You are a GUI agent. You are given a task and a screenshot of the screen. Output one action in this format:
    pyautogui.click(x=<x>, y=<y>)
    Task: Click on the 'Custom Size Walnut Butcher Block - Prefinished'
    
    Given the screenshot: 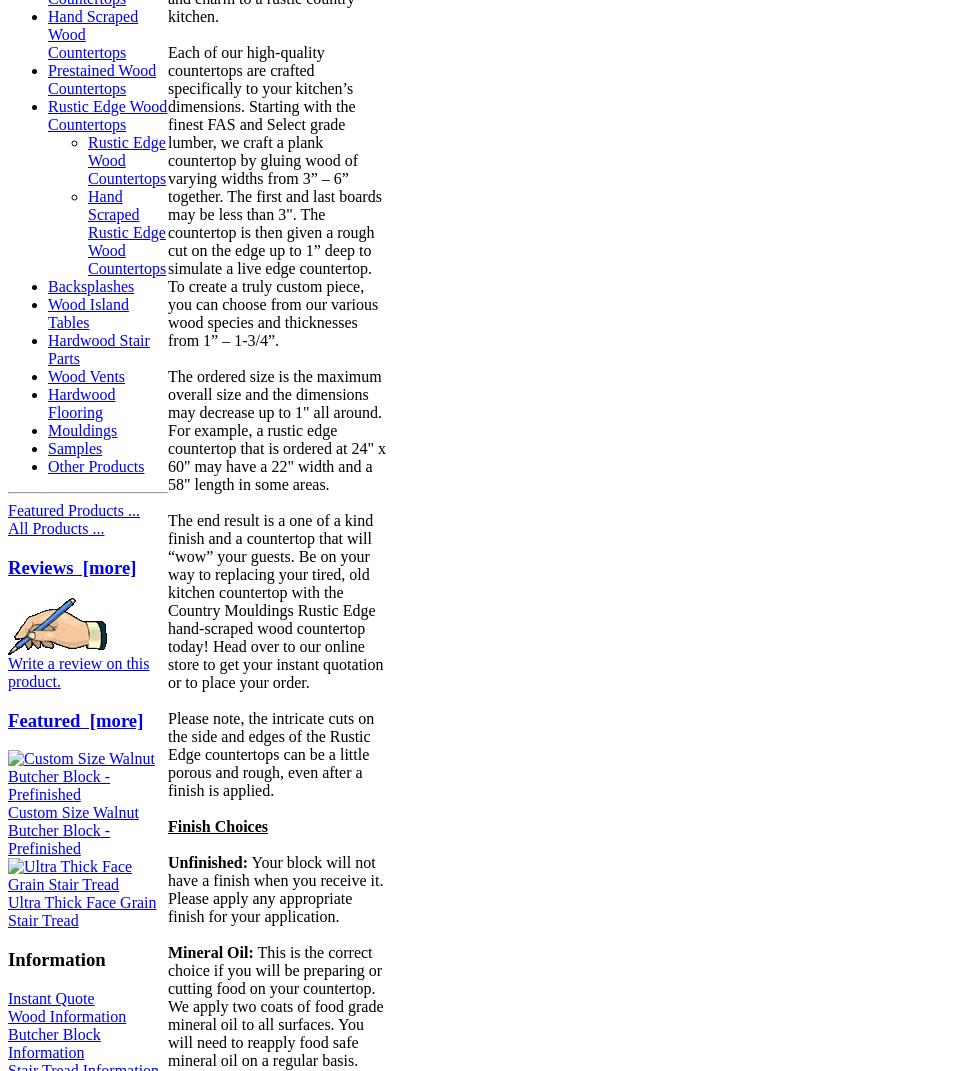 What is the action you would take?
    pyautogui.click(x=71, y=829)
    